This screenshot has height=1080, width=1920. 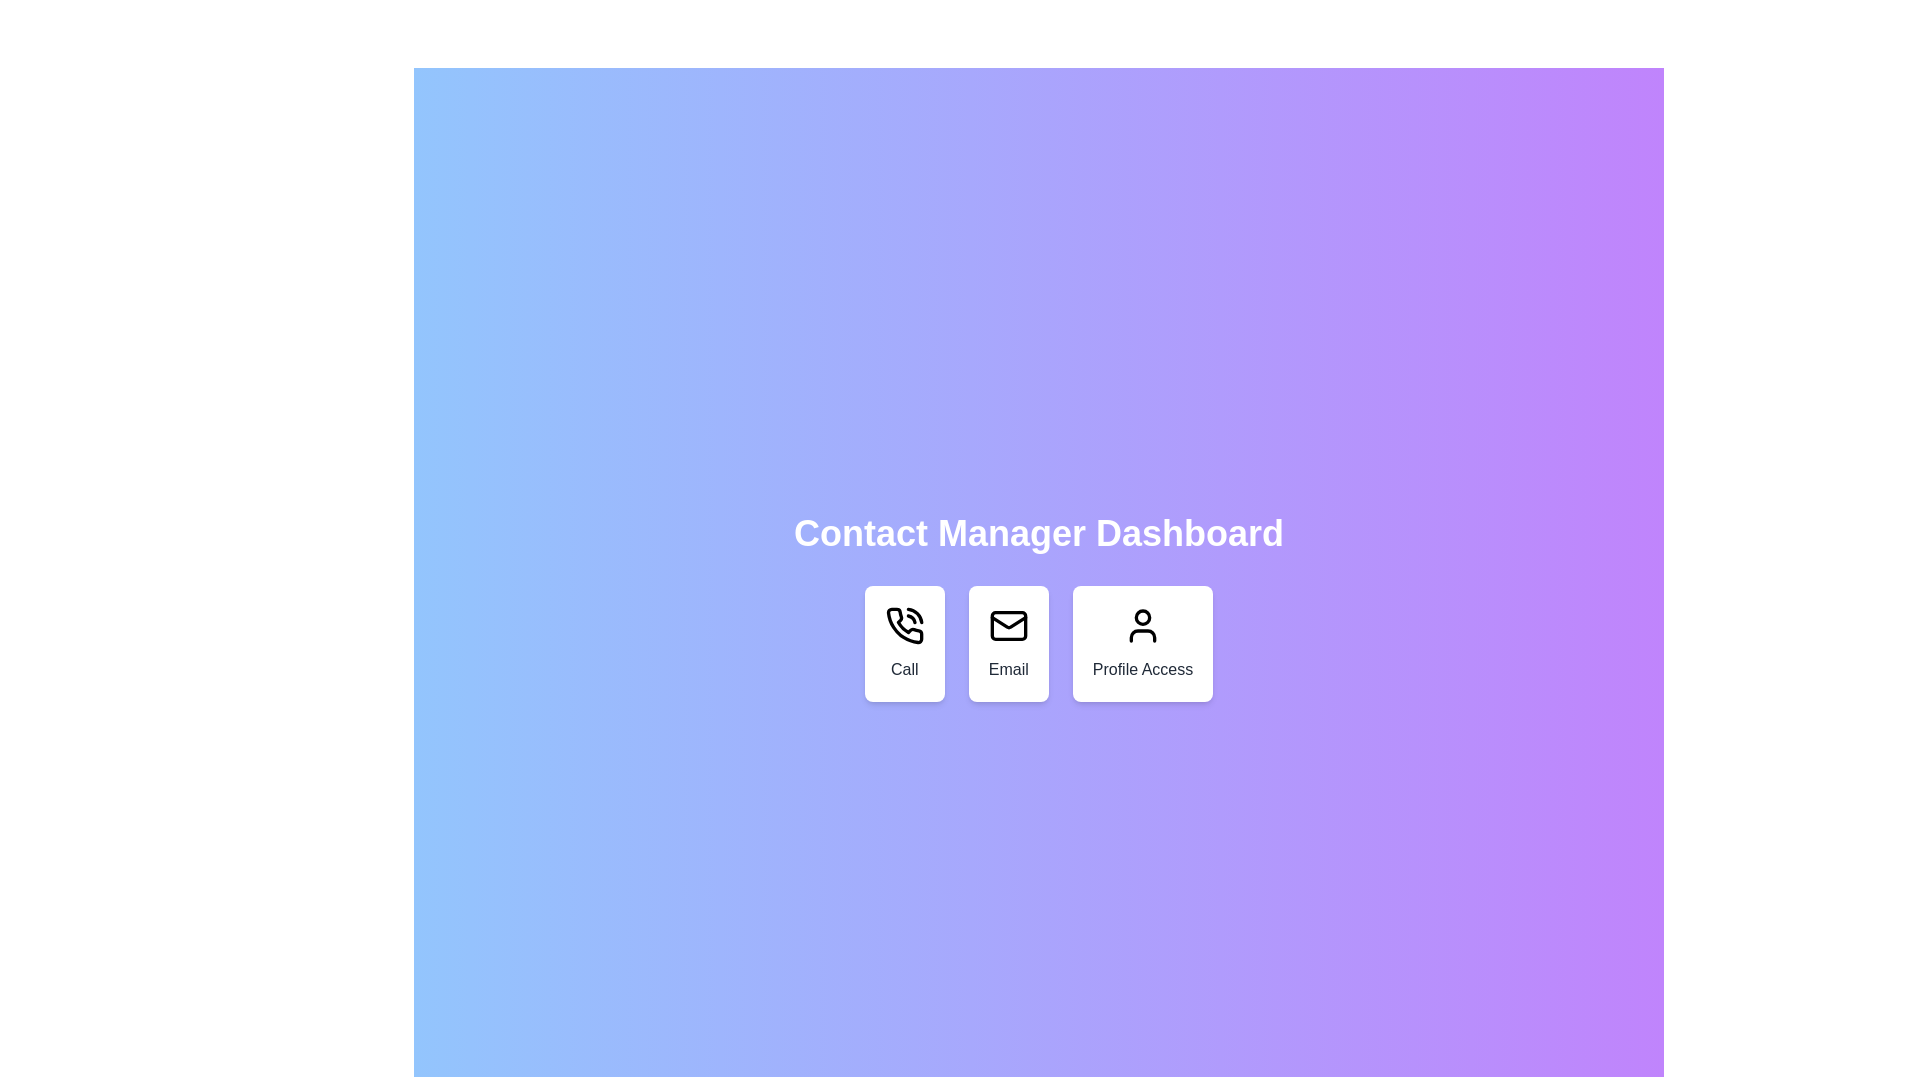 What do you see at coordinates (903, 624) in the screenshot?
I see `the phone call icon located in the 'Call' card, which is the leftmost card in a row of three cards` at bounding box center [903, 624].